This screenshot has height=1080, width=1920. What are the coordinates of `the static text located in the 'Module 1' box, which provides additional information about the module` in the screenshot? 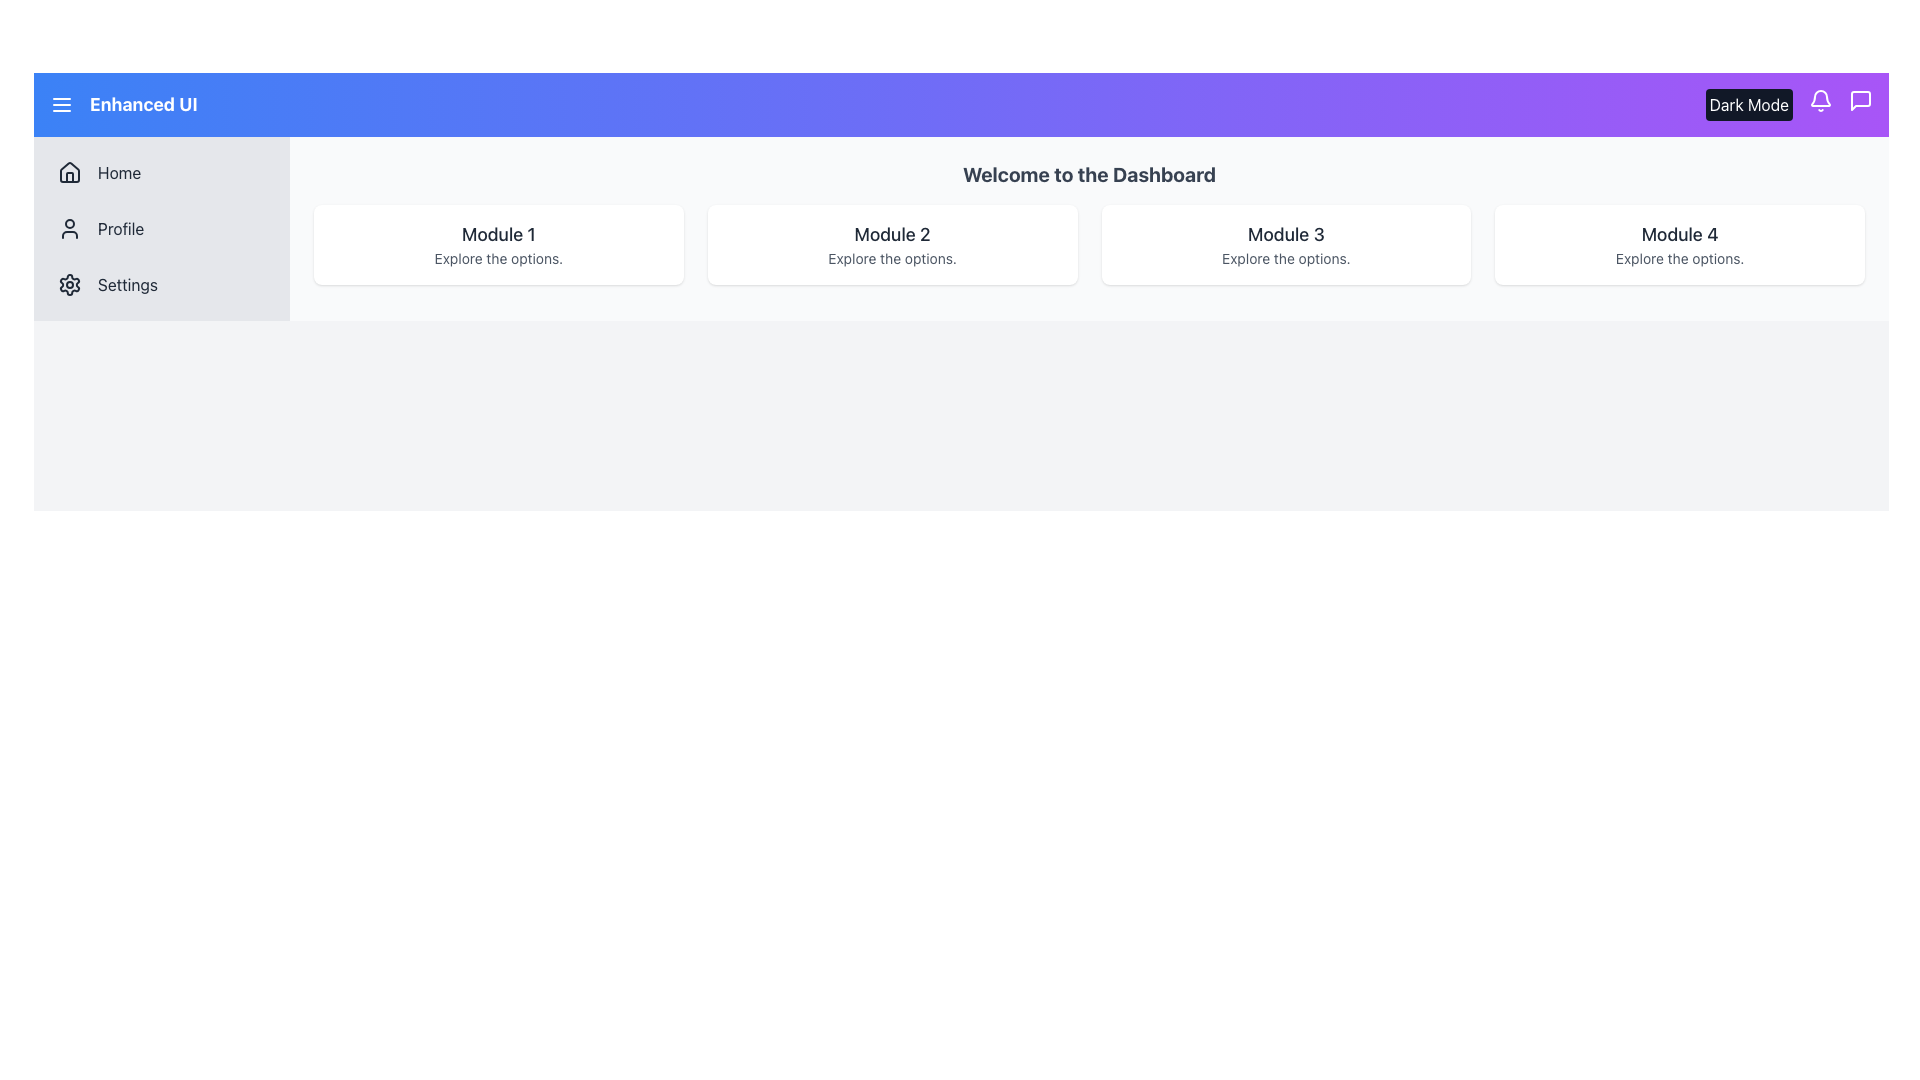 It's located at (498, 257).